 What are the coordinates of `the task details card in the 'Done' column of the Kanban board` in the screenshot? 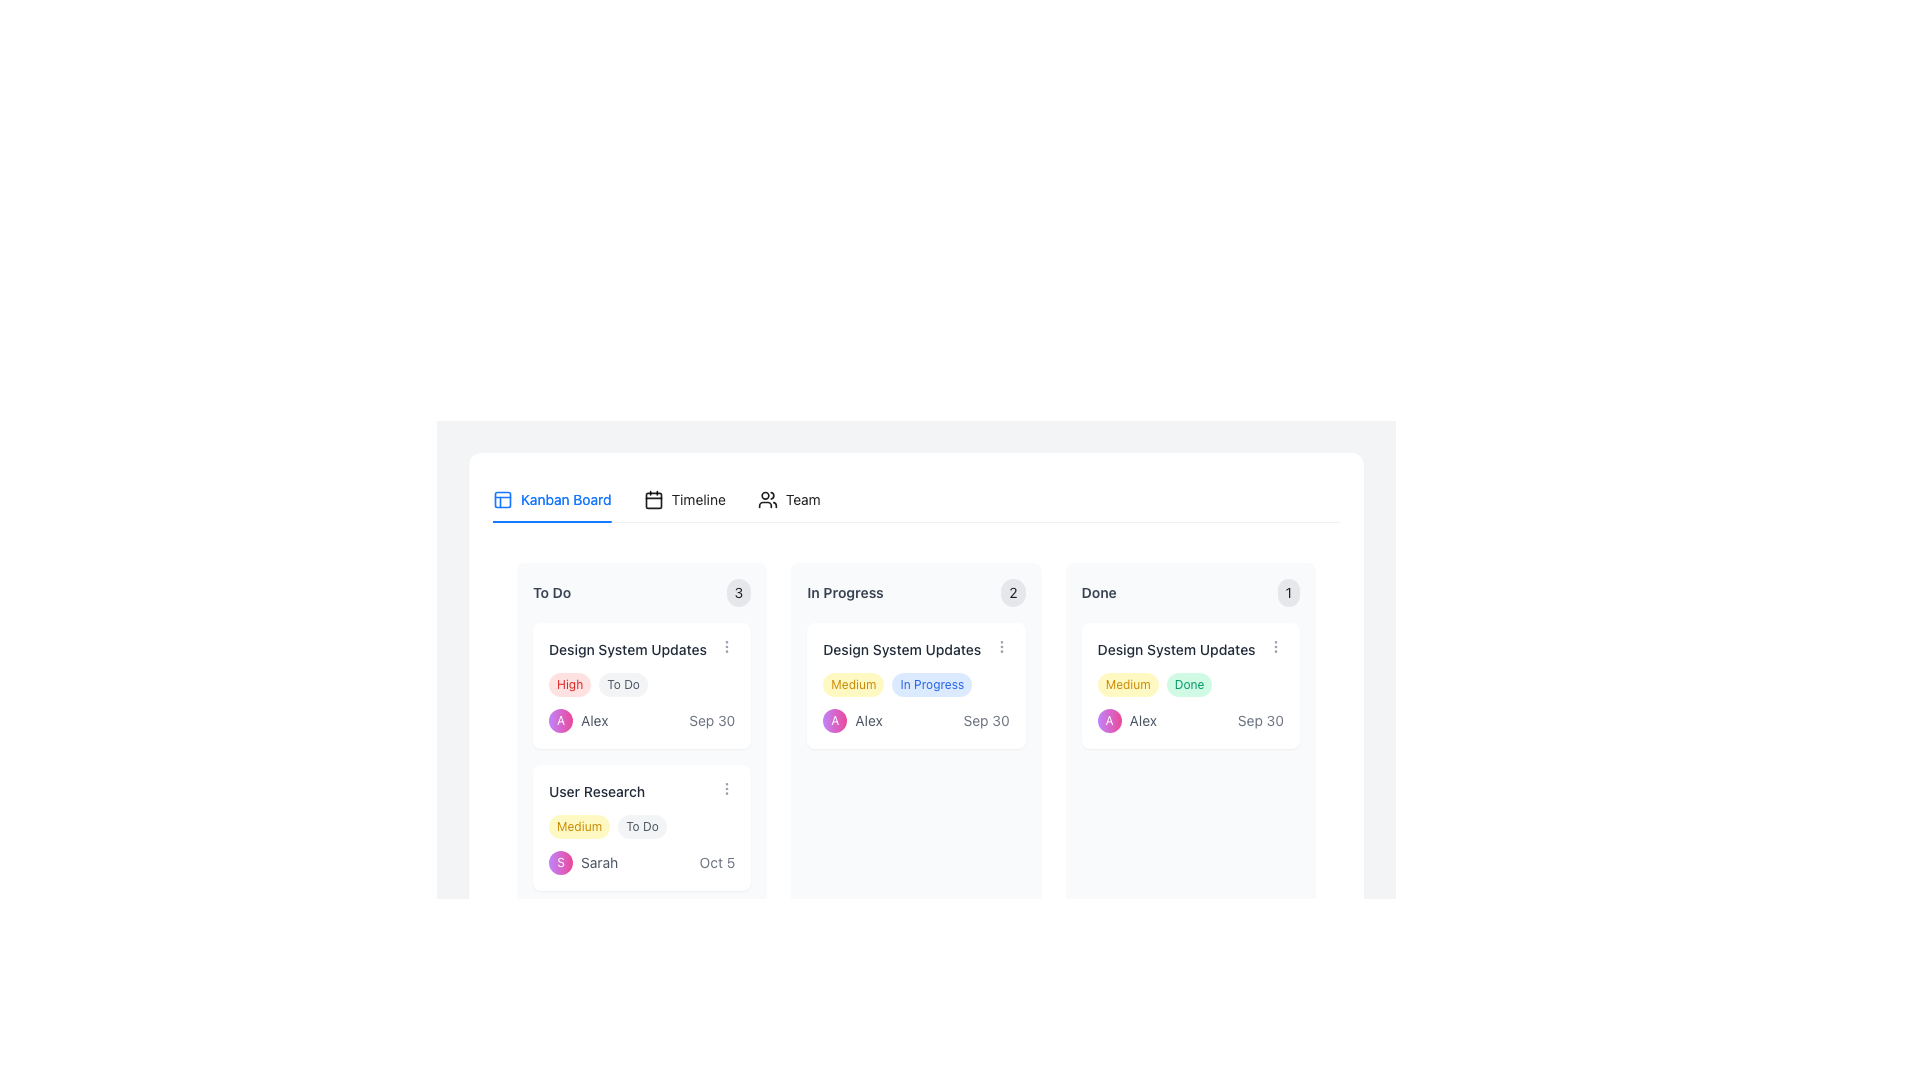 It's located at (1190, 743).